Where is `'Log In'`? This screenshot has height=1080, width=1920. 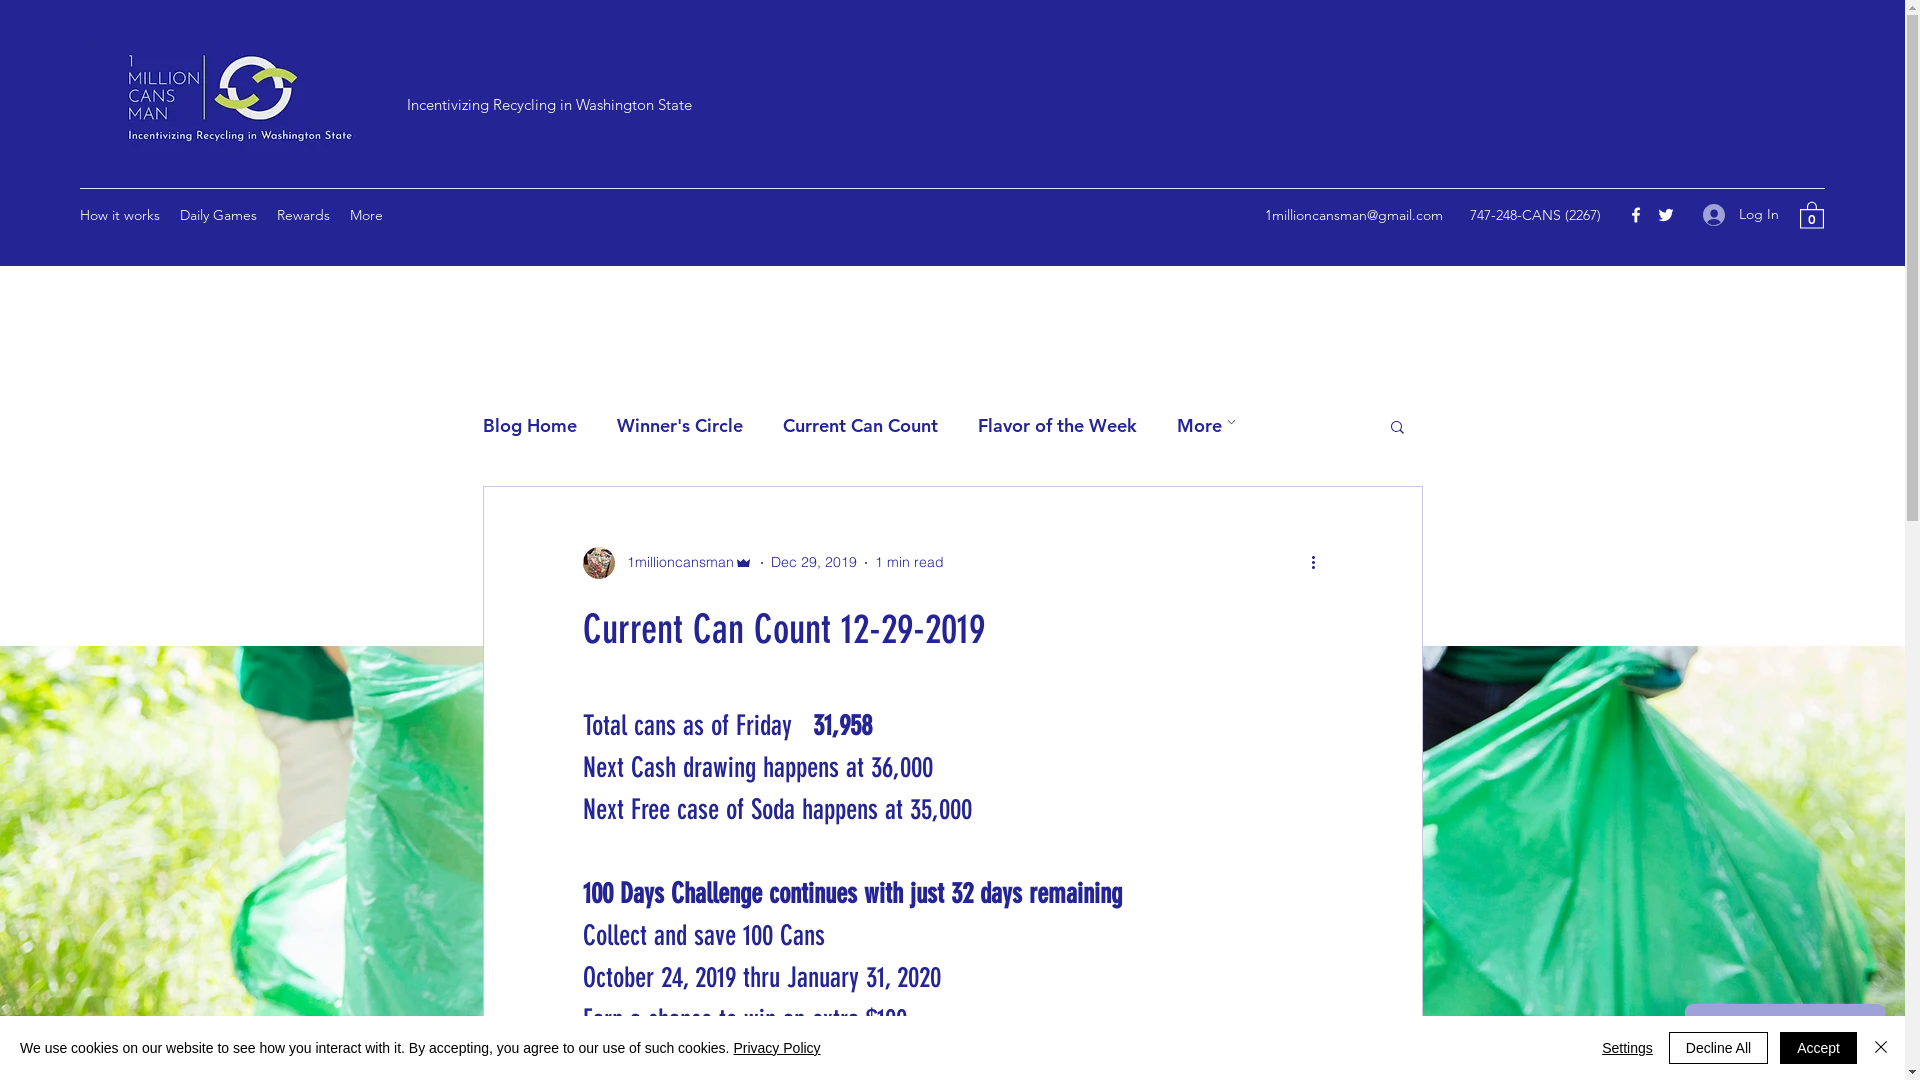
'Log In' is located at coordinates (1740, 214).